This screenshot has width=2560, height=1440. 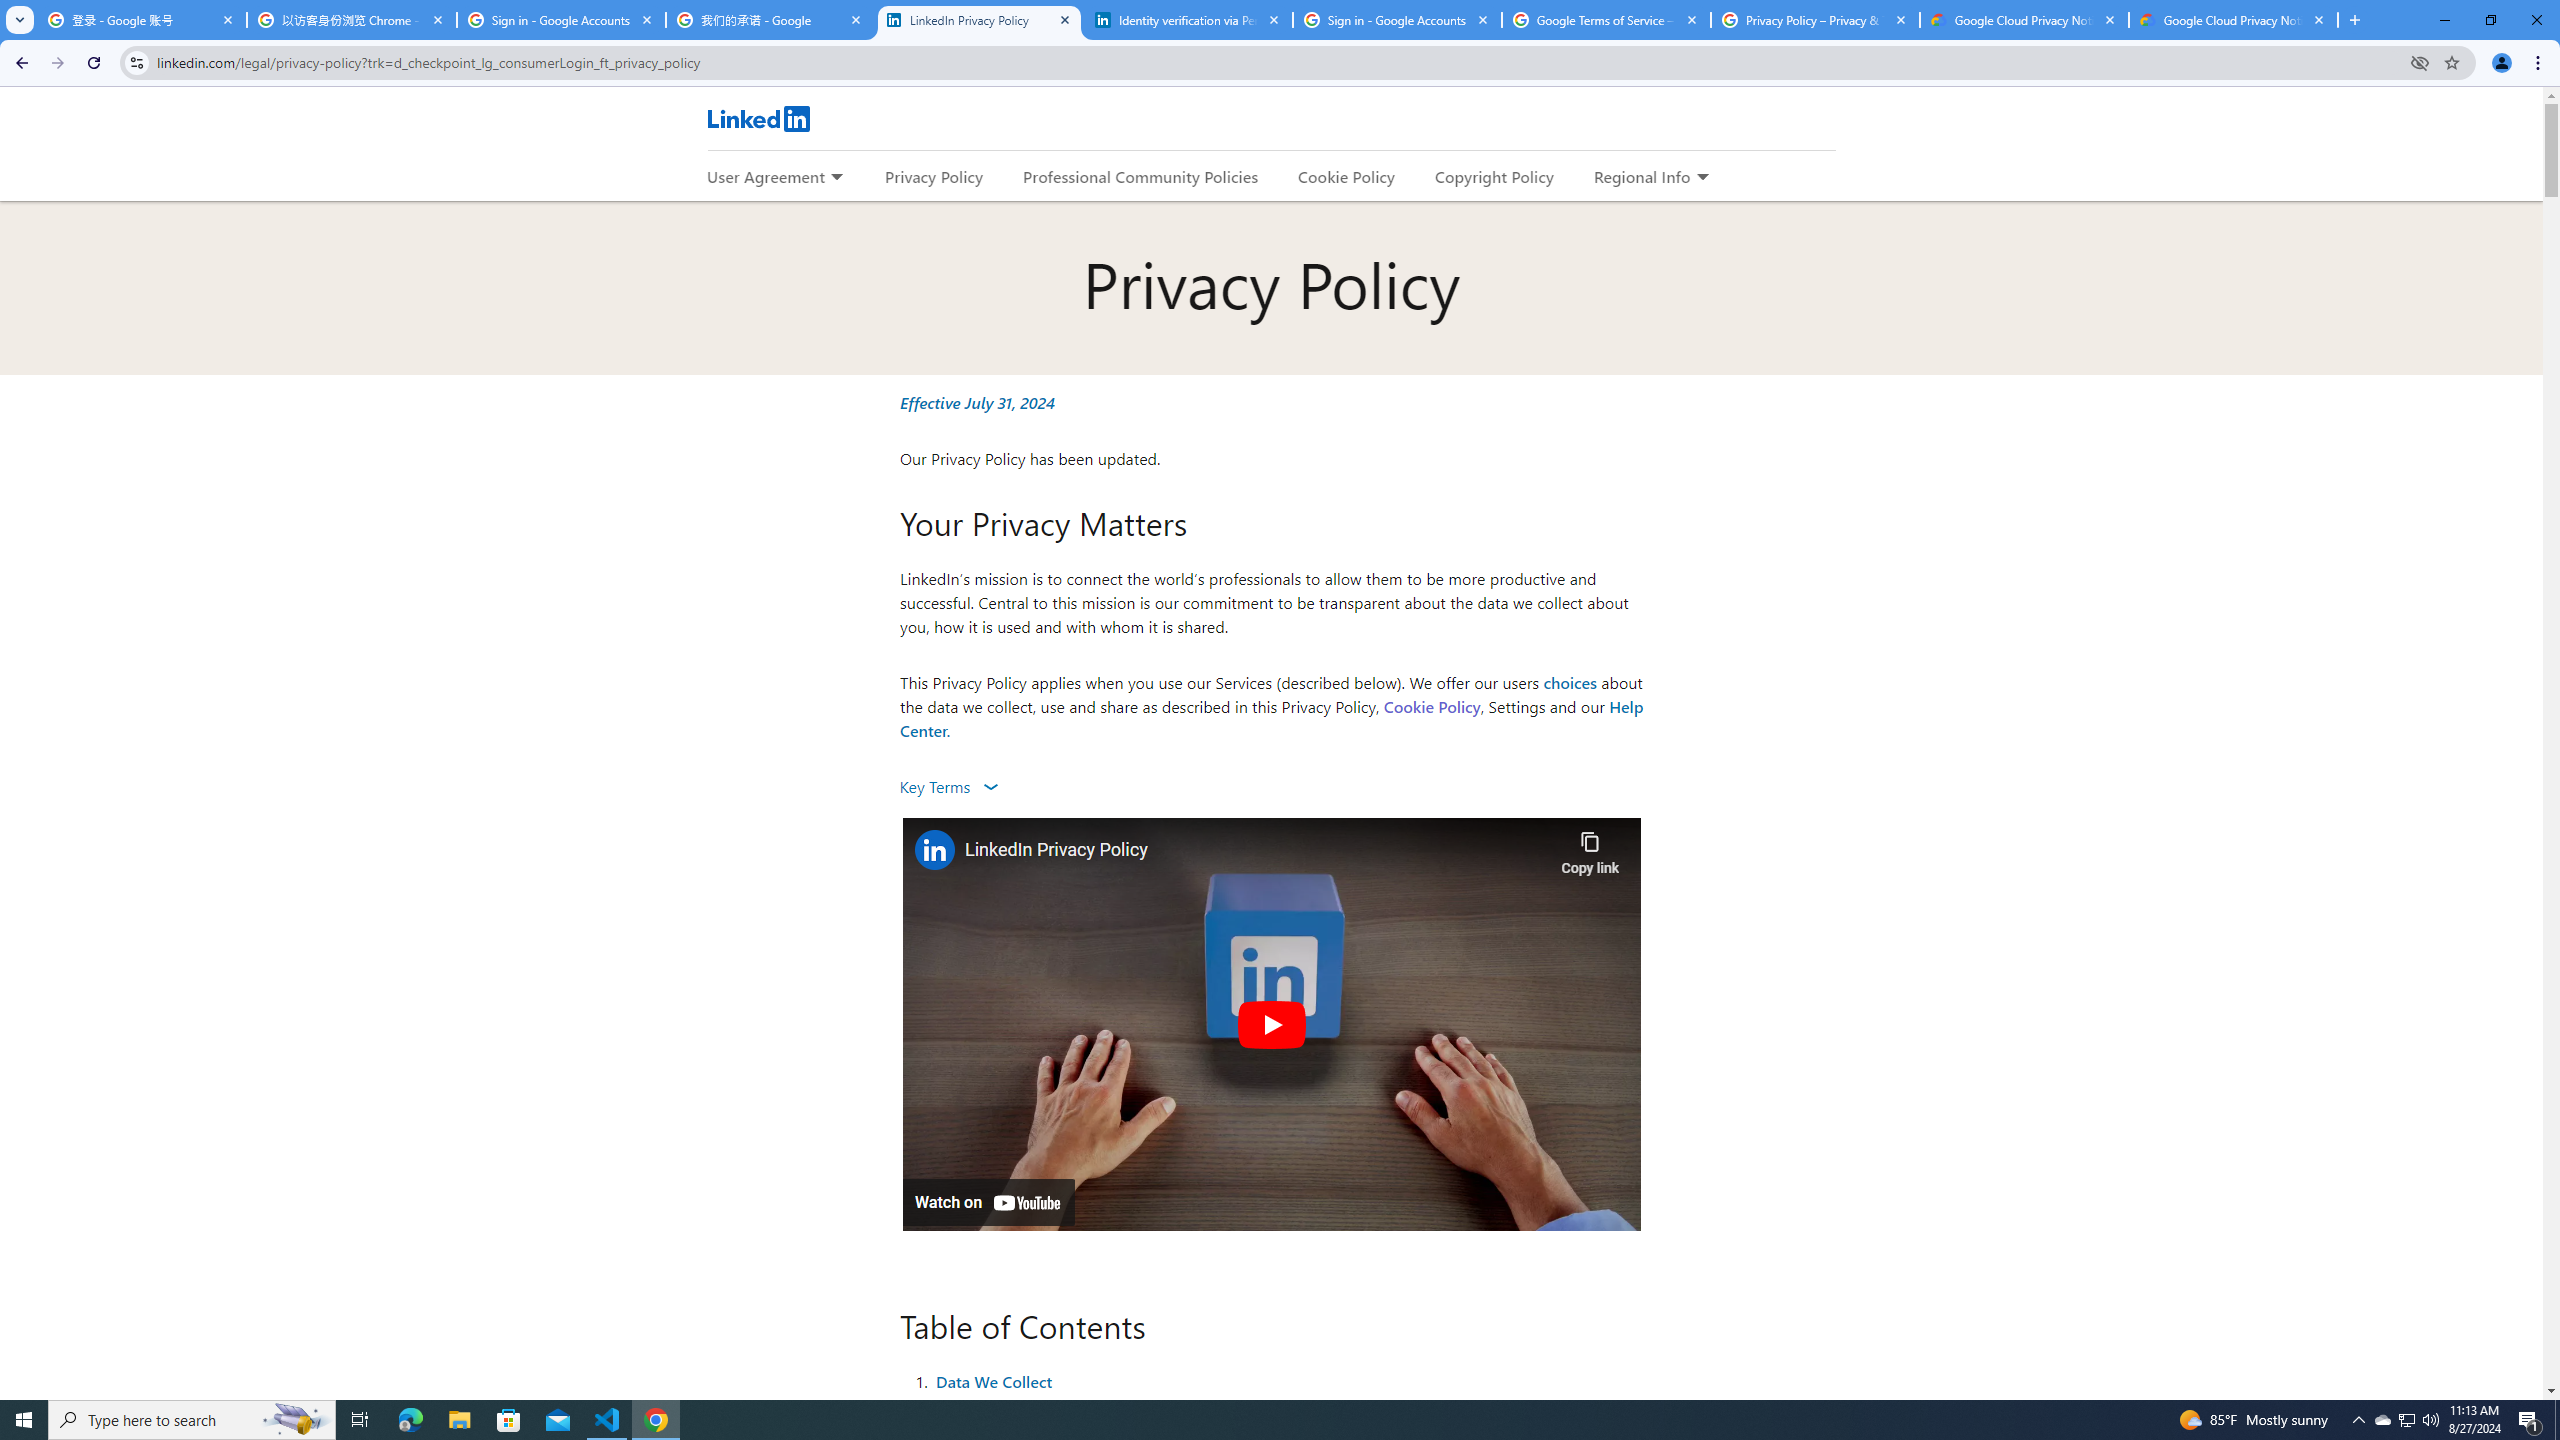 I want to click on 'Expand to show more links for Regional Info', so click(x=1701, y=177).